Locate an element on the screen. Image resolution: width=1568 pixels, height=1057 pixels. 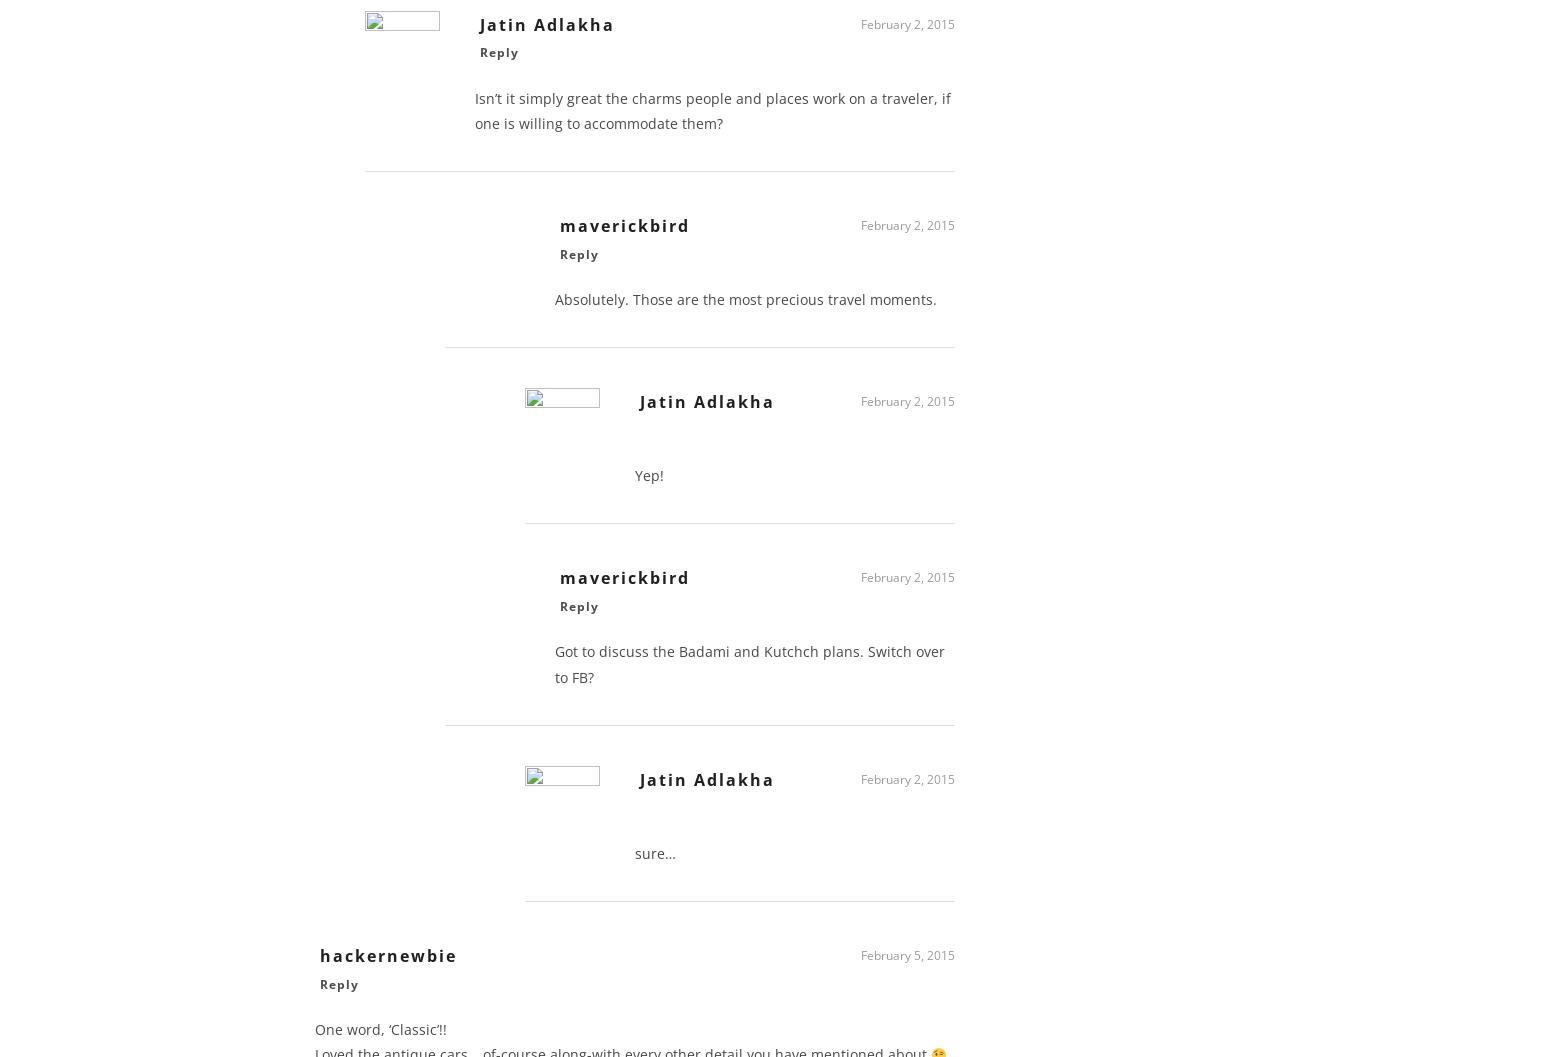
'Yep!' is located at coordinates (649, 482).